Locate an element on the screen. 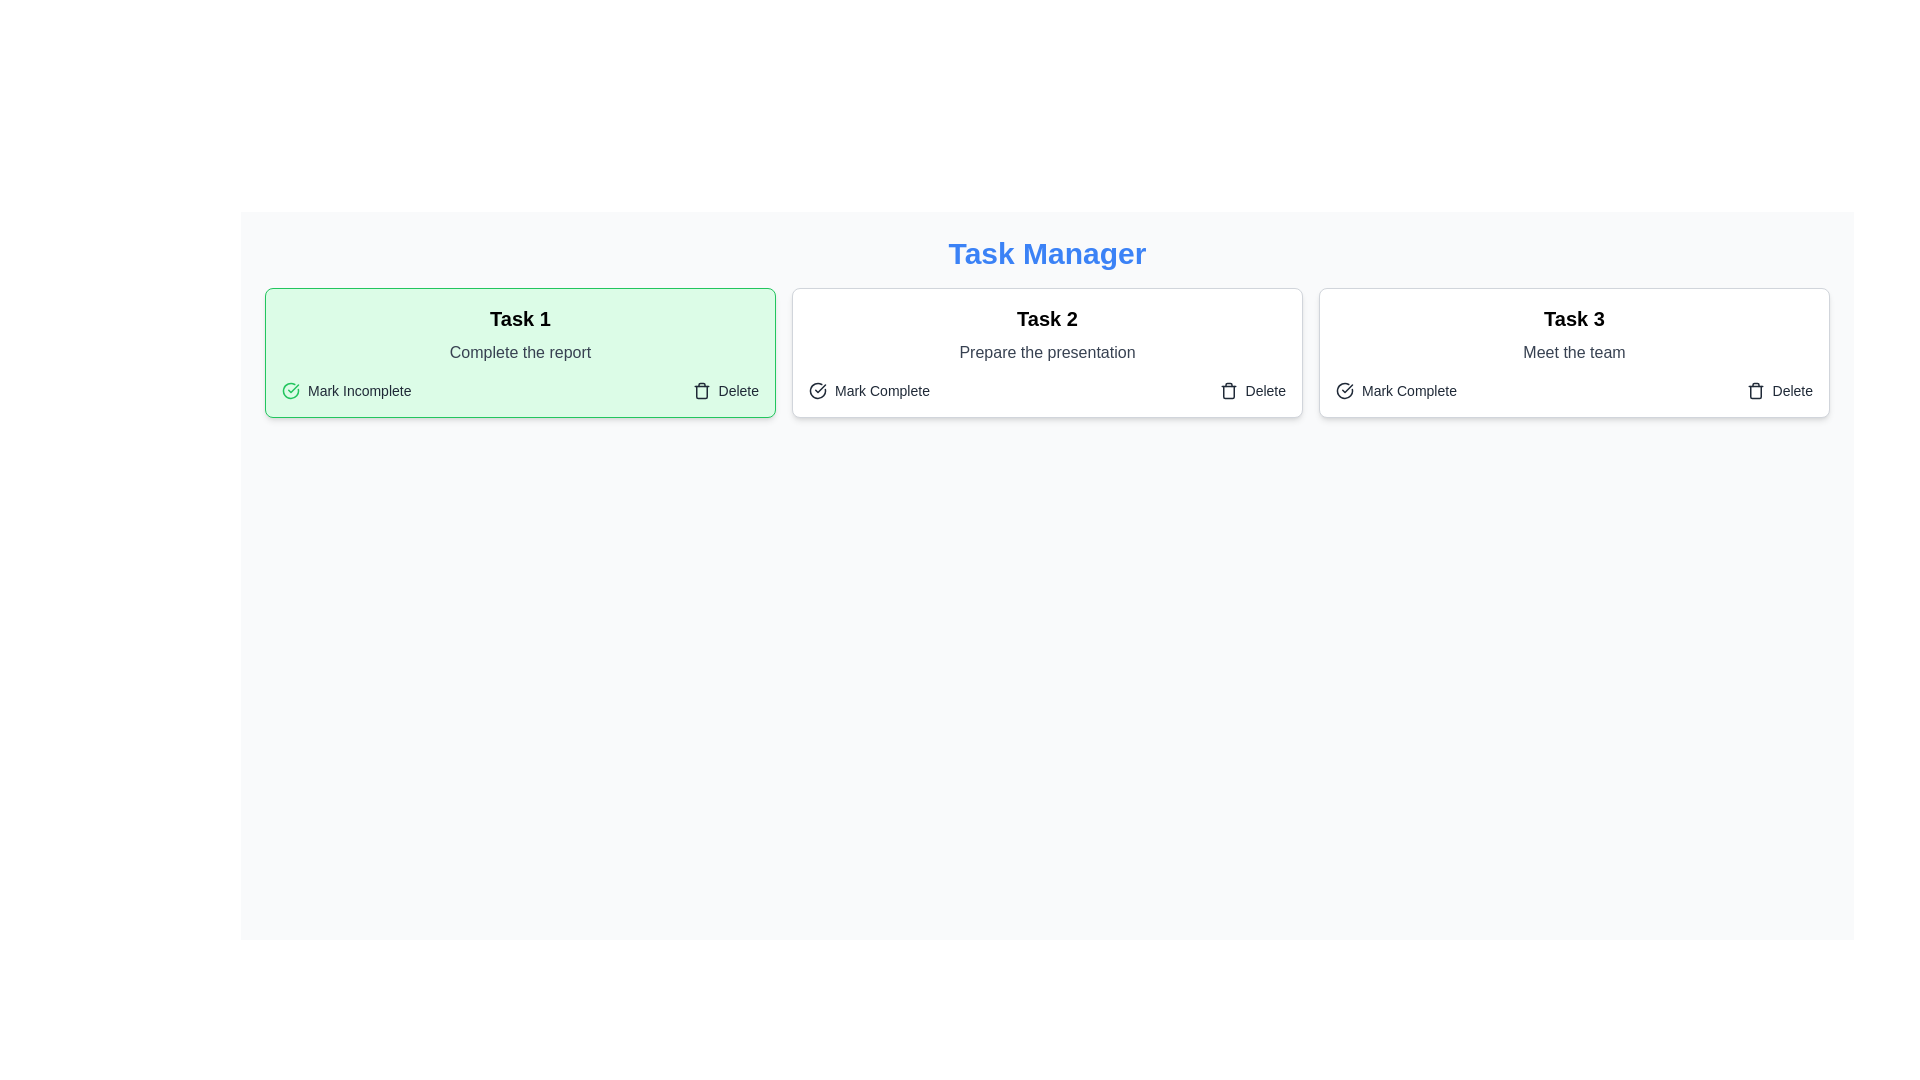 The height and width of the screenshot is (1080, 1920). the Static Label indicating the delete functionality, which is located towards the bottom-right corner of the Task 1 box, next to the trash can icon is located at coordinates (737, 390).